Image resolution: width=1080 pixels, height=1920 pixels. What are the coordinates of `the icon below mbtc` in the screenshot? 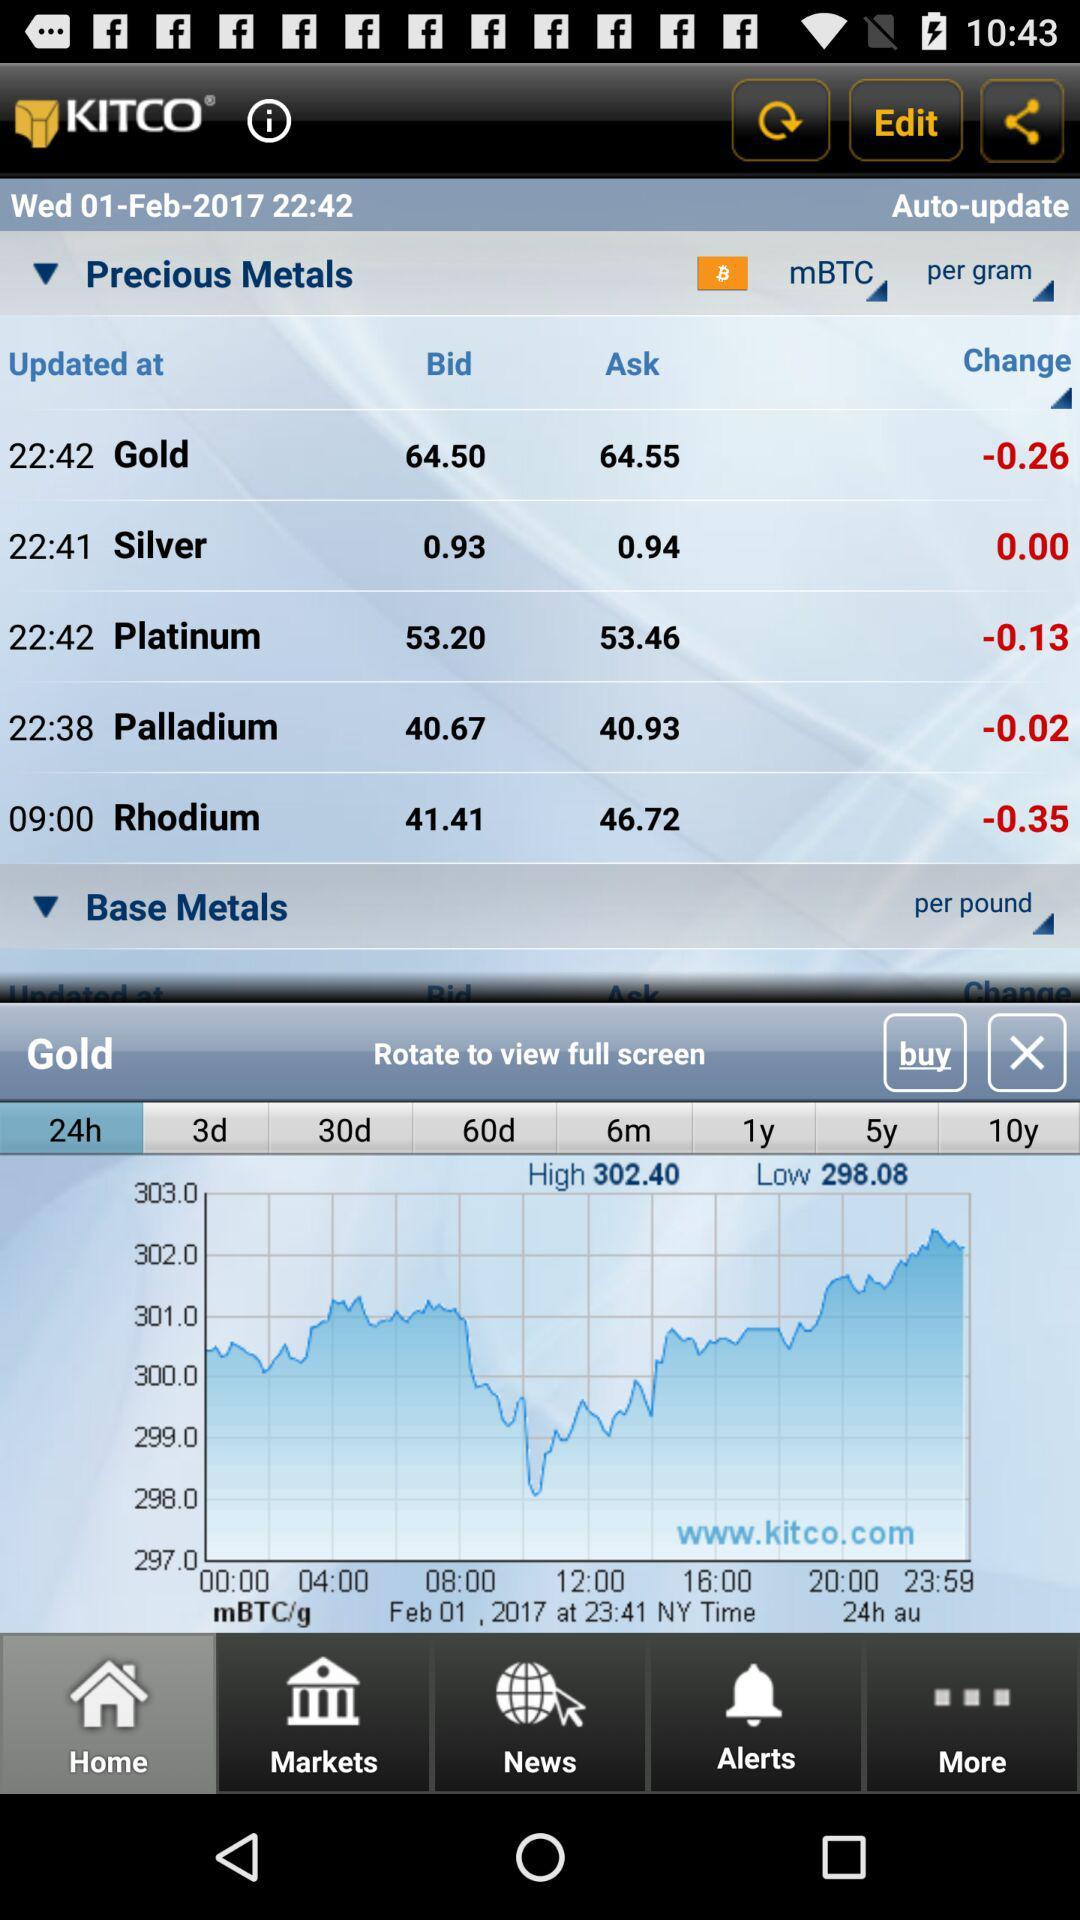 It's located at (875, 290).